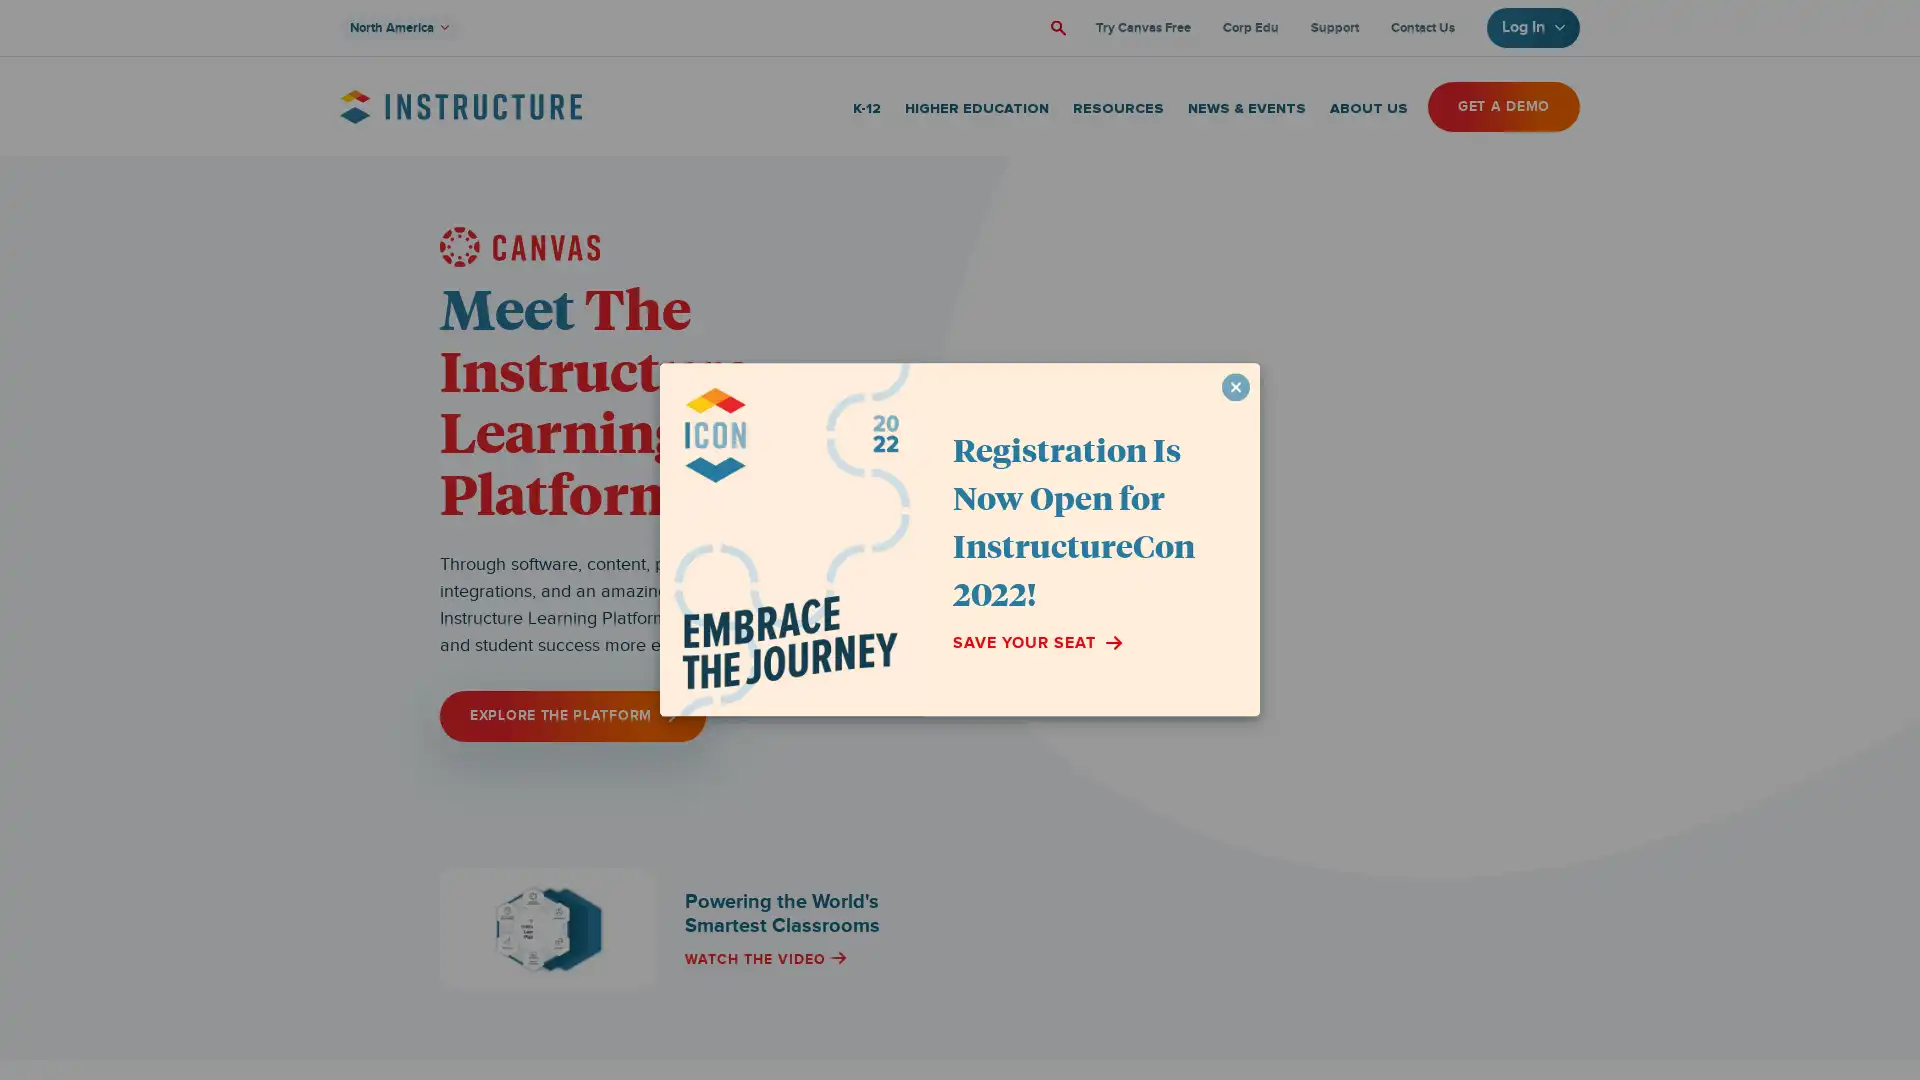 Image resolution: width=1920 pixels, height=1080 pixels. I want to click on Cookies Settings, so click(203, 1002).